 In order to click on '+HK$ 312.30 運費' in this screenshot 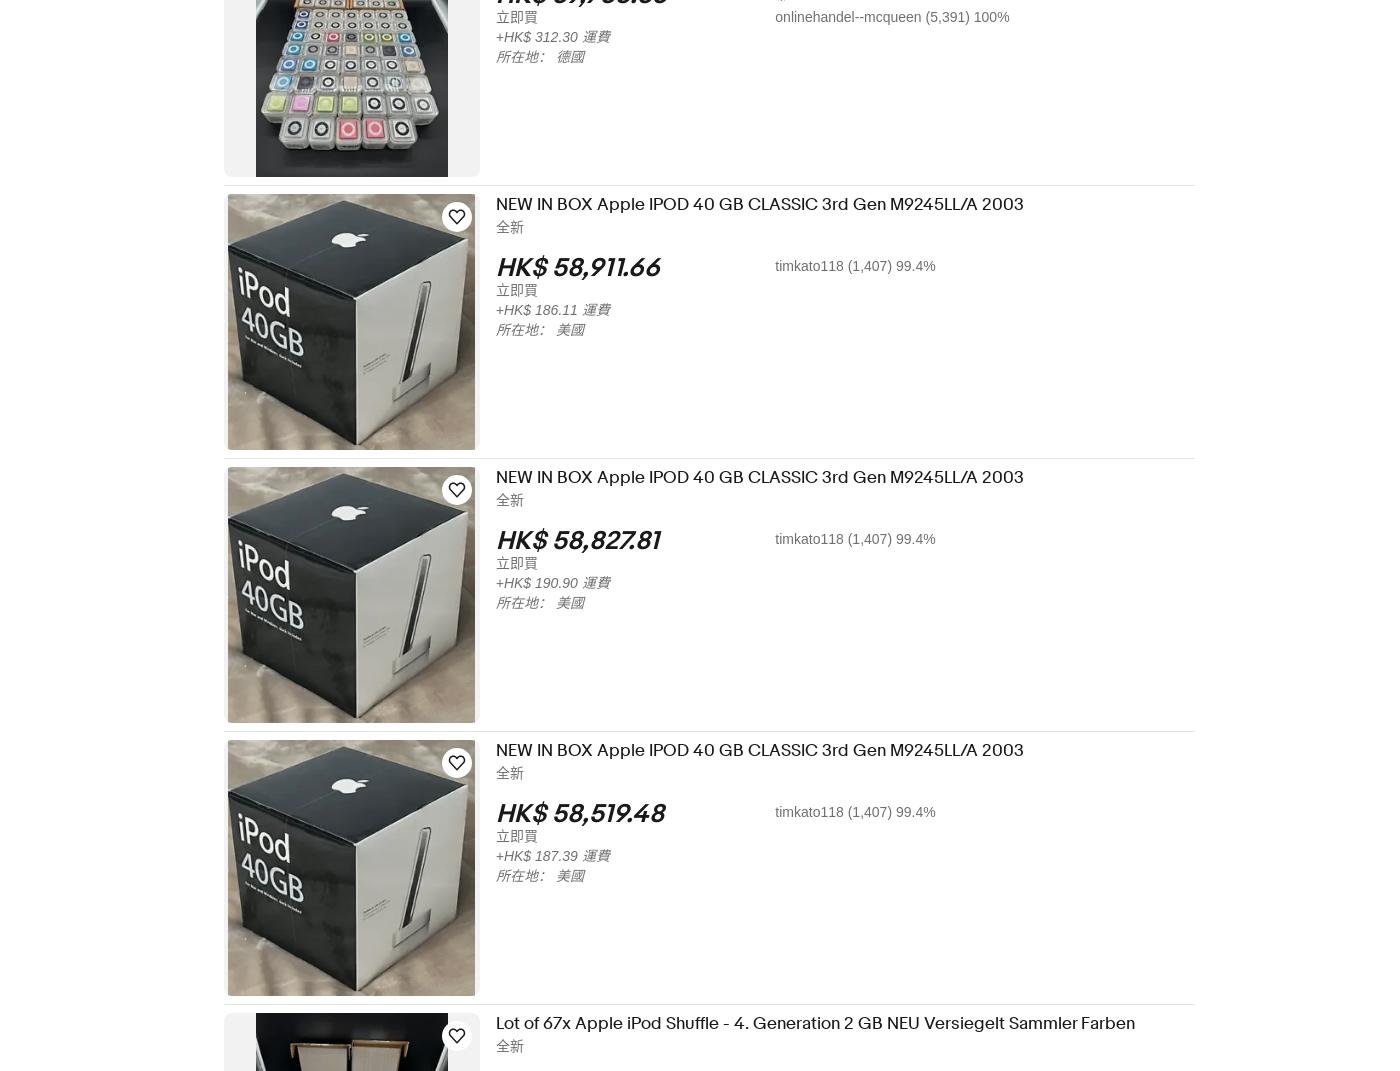, I will do `click(566, 35)`.